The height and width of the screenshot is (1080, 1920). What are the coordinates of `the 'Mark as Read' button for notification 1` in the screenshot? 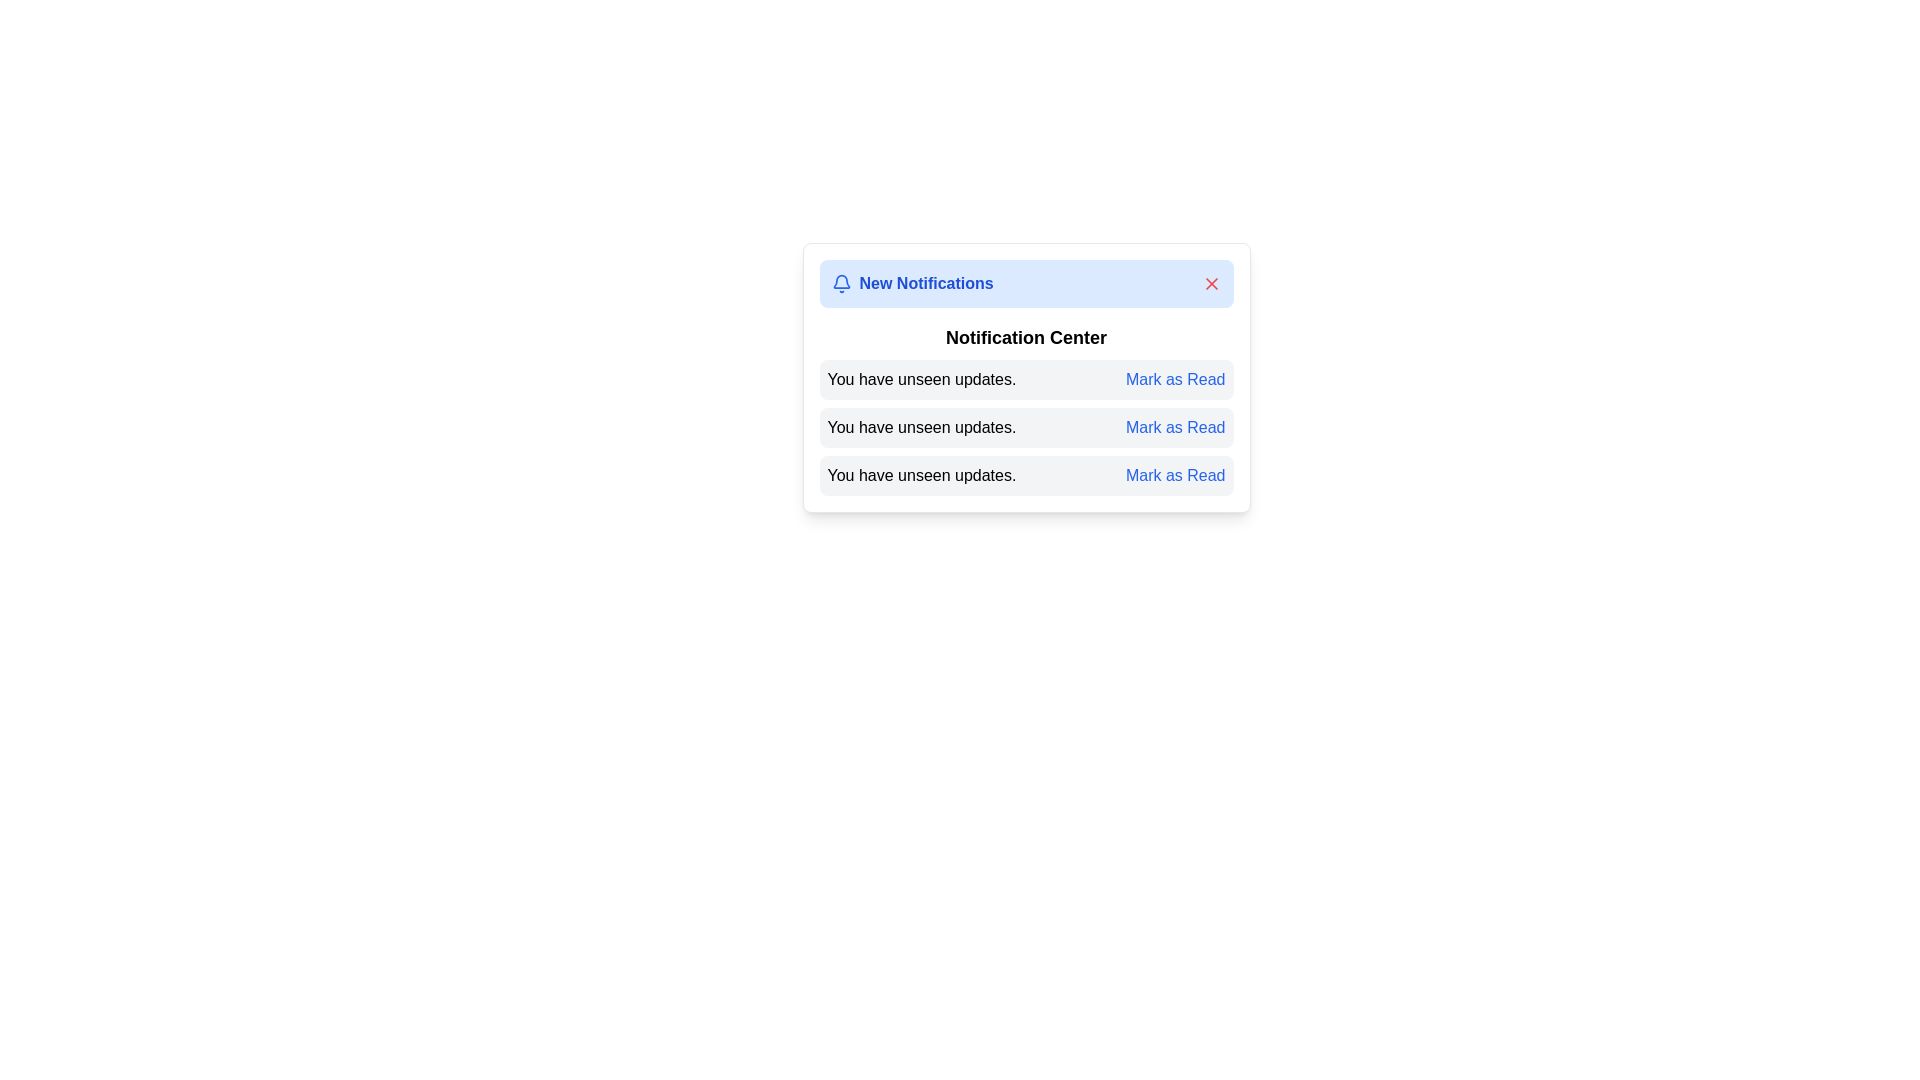 It's located at (1175, 380).